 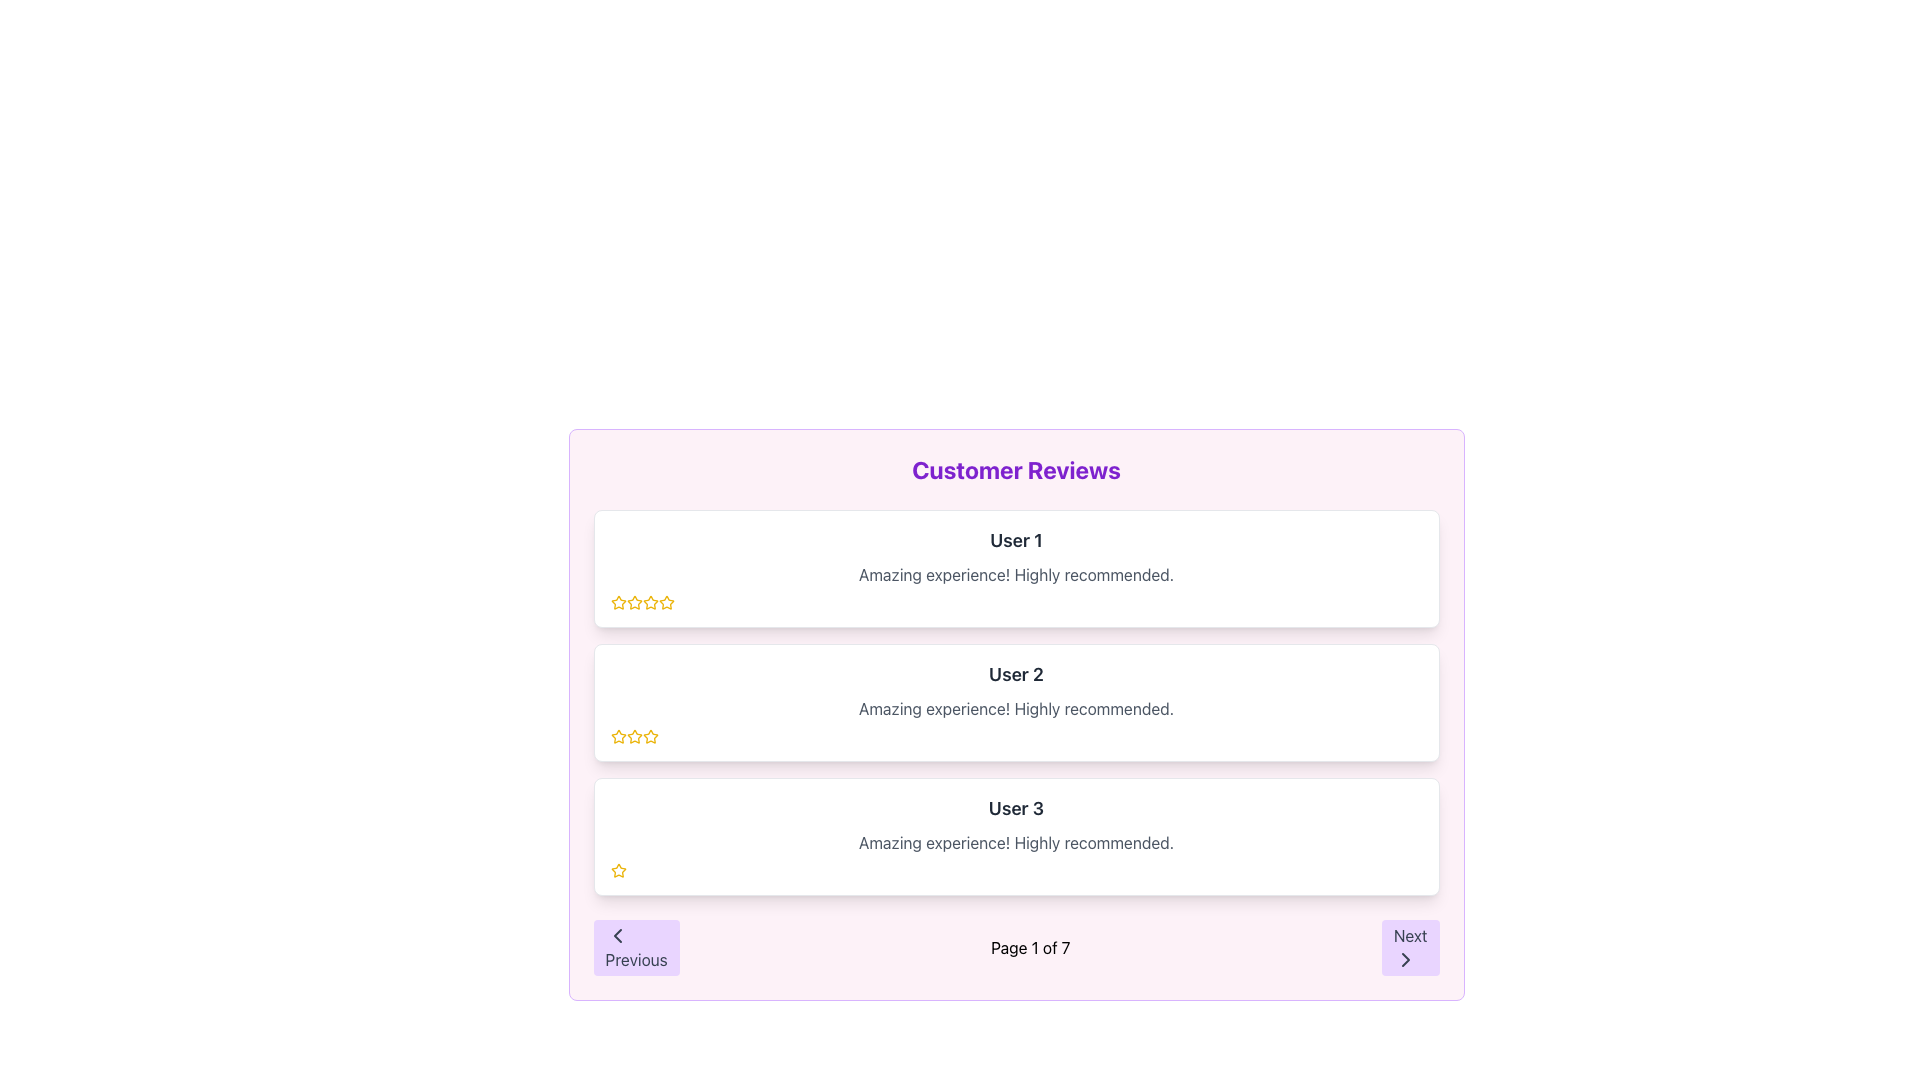 What do you see at coordinates (616, 936) in the screenshot?
I see `the 'Previous' button icon located in the bottom left corner of the UI's navigation section` at bounding box center [616, 936].